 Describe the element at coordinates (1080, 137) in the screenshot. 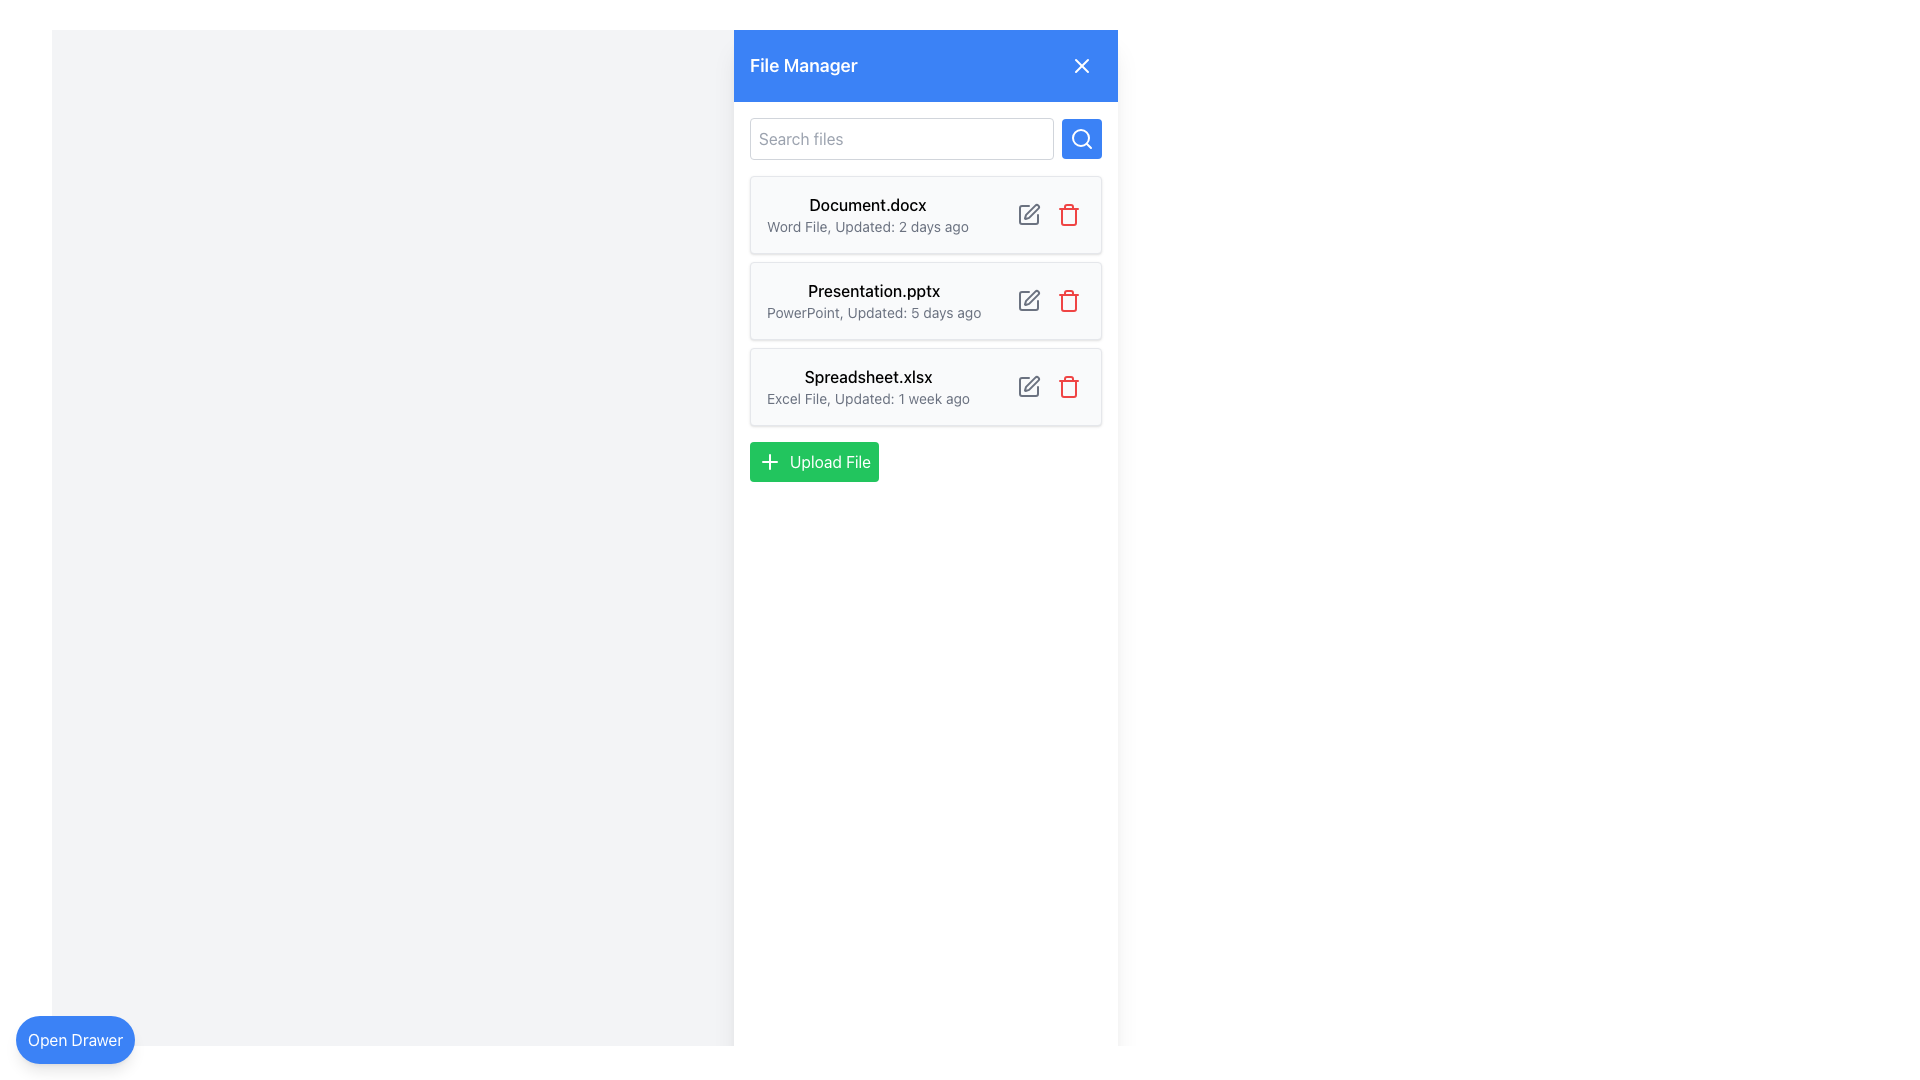

I see `the white circular magnifying glass icon located inside the blue circular button in the upper blue bar of the sidebar interface` at that location.